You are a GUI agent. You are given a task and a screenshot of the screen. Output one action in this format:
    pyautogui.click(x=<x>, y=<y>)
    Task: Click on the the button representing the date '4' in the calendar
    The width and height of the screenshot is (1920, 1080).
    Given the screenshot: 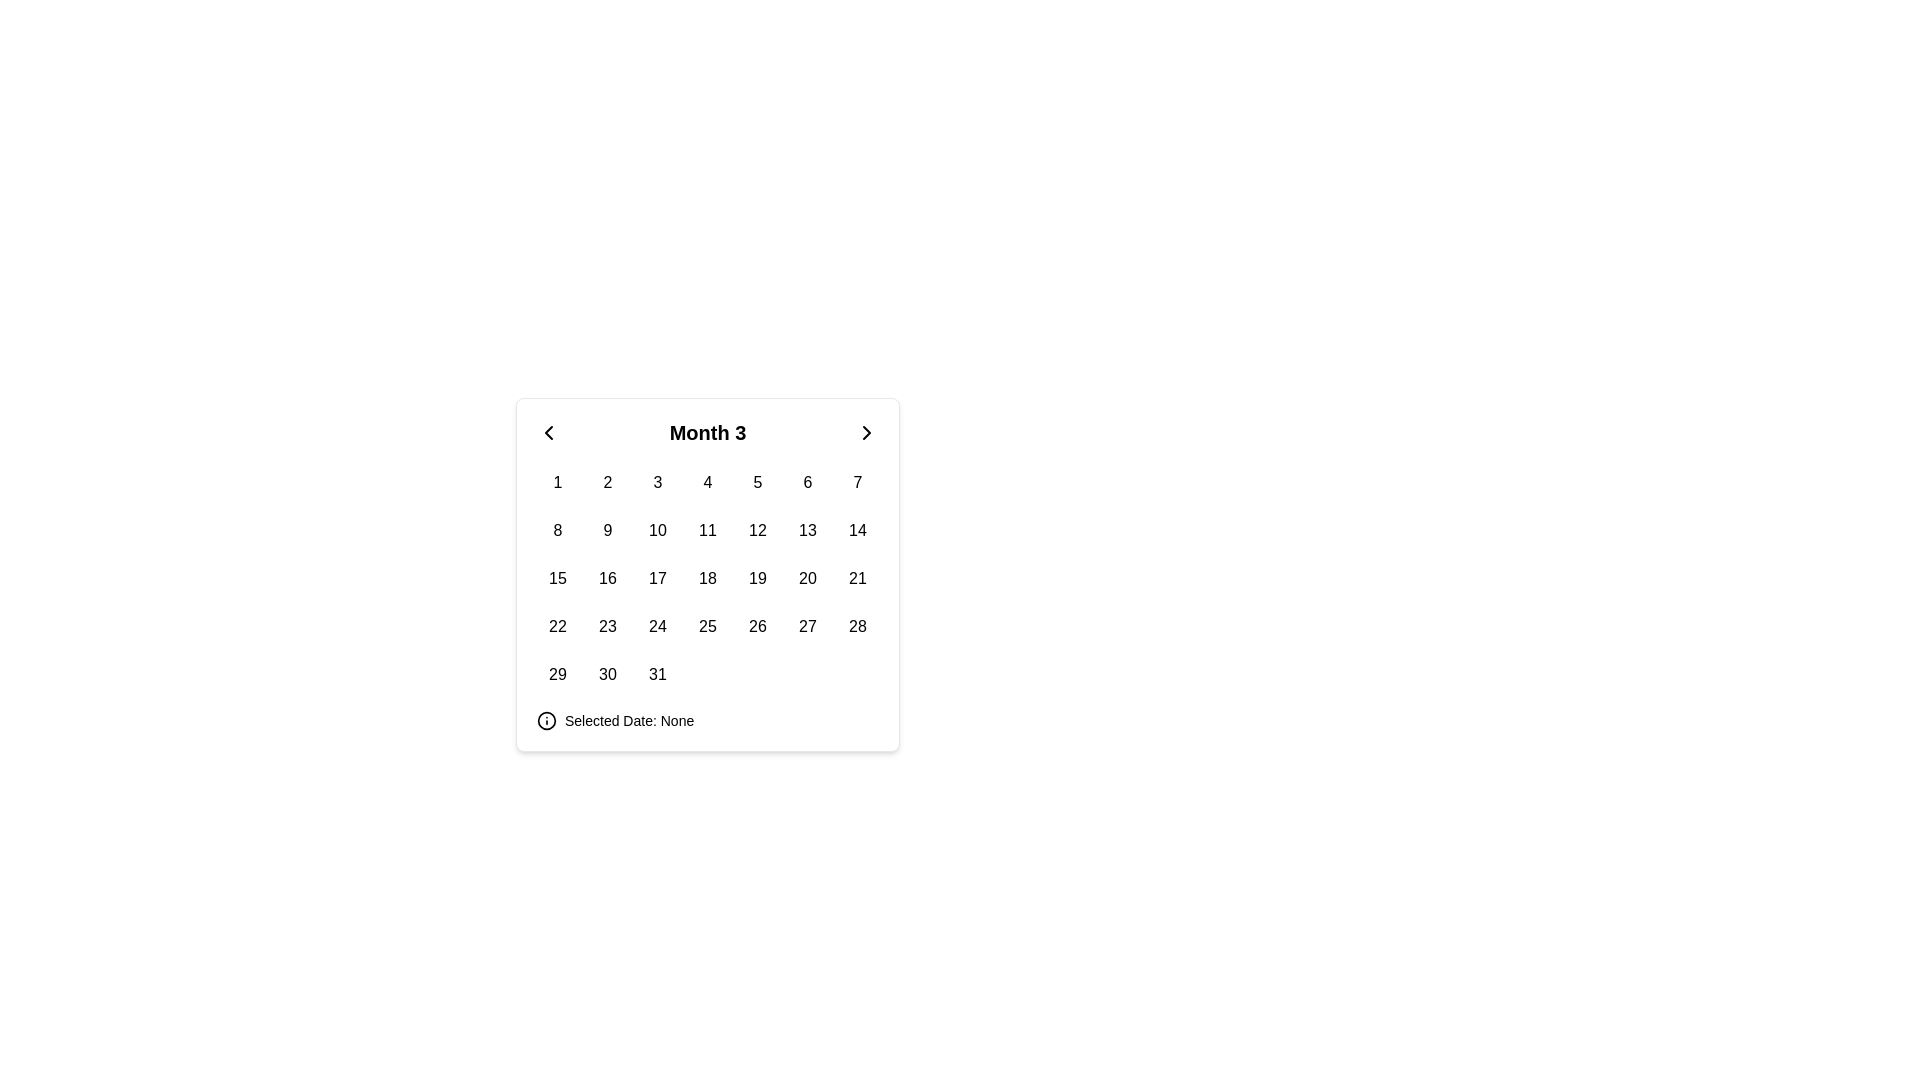 What is the action you would take?
    pyautogui.click(x=708, y=482)
    